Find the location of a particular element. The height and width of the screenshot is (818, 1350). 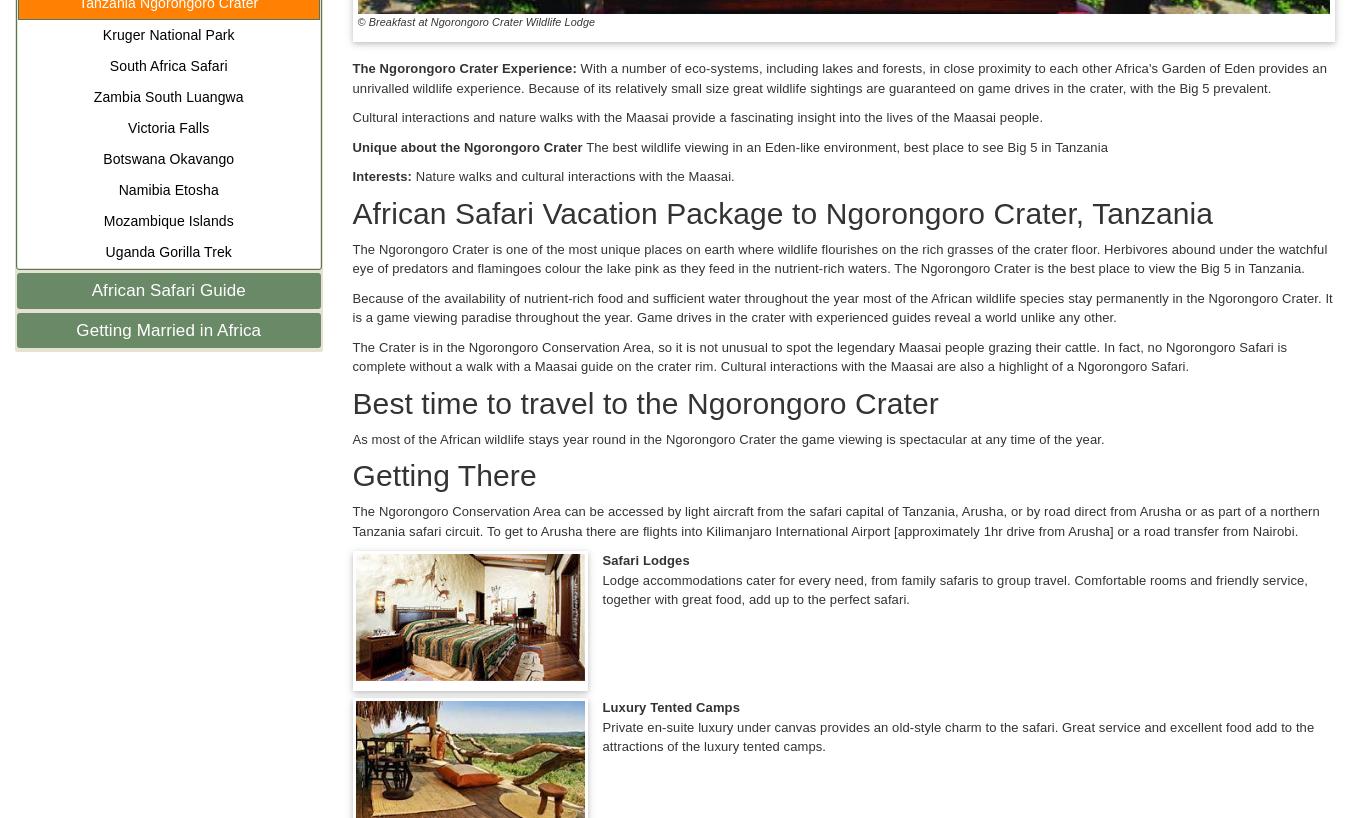

'Zambia South Luangwa' is located at coordinates (167, 97).